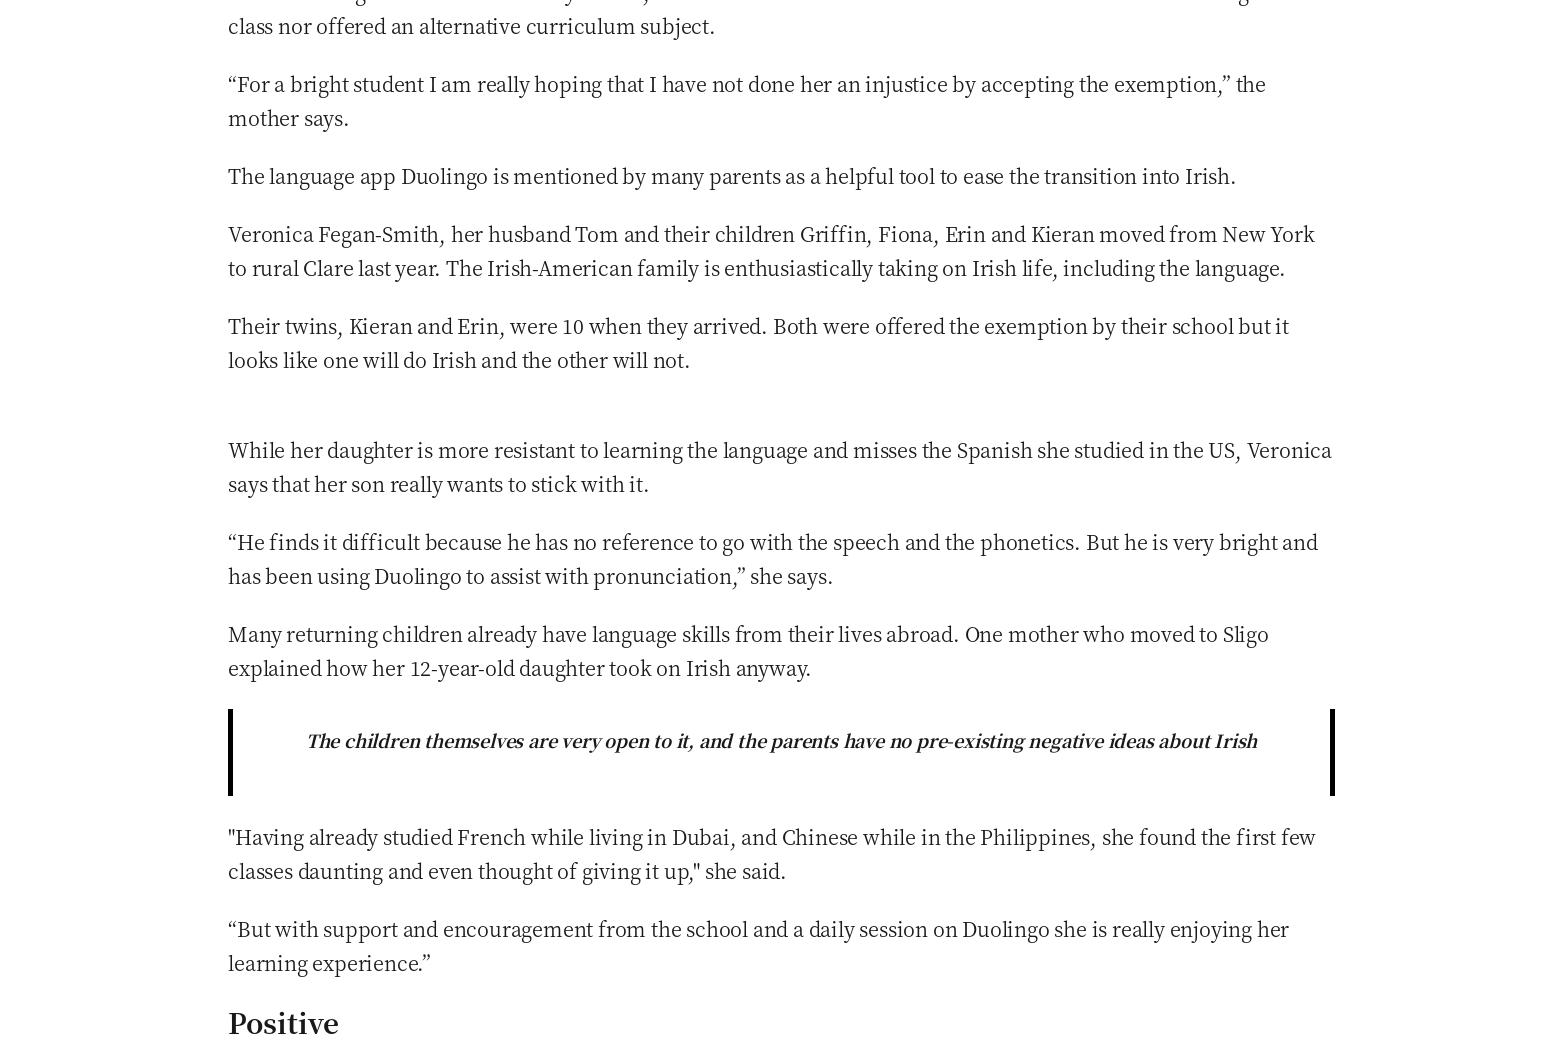 The width and height of the screenshot is (1563, 1060). What do you see at coordinates (771, 248) in the screenshot?
I see `'Veronica Fegan-Smith, her husband Tom and their children Griffin, Fiona, Erin and Kieran moved from New York to rural Clare last year. The Irish-American family is enthusiastically taking on Irish life, including the language.'` at bounding box center [771, 248].